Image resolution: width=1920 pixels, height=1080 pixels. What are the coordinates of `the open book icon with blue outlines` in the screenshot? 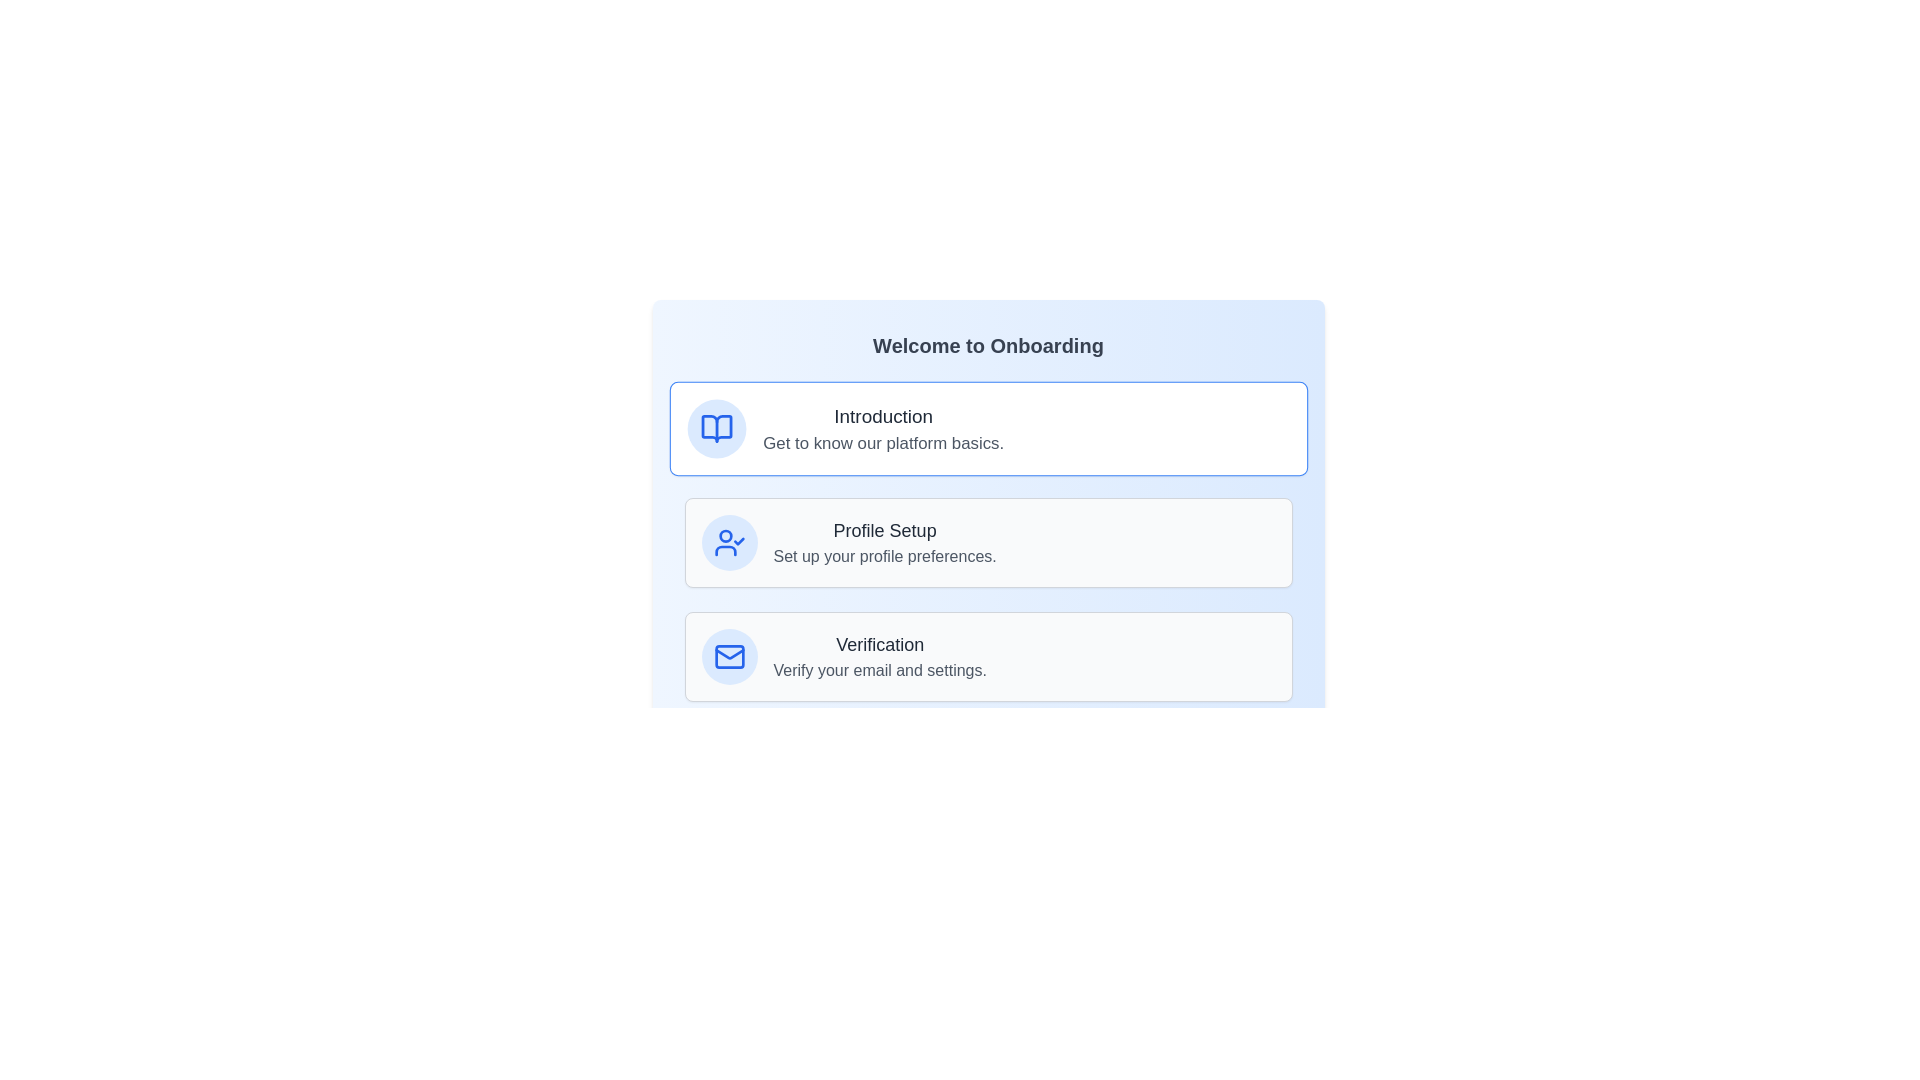 It's located at (716, 427).